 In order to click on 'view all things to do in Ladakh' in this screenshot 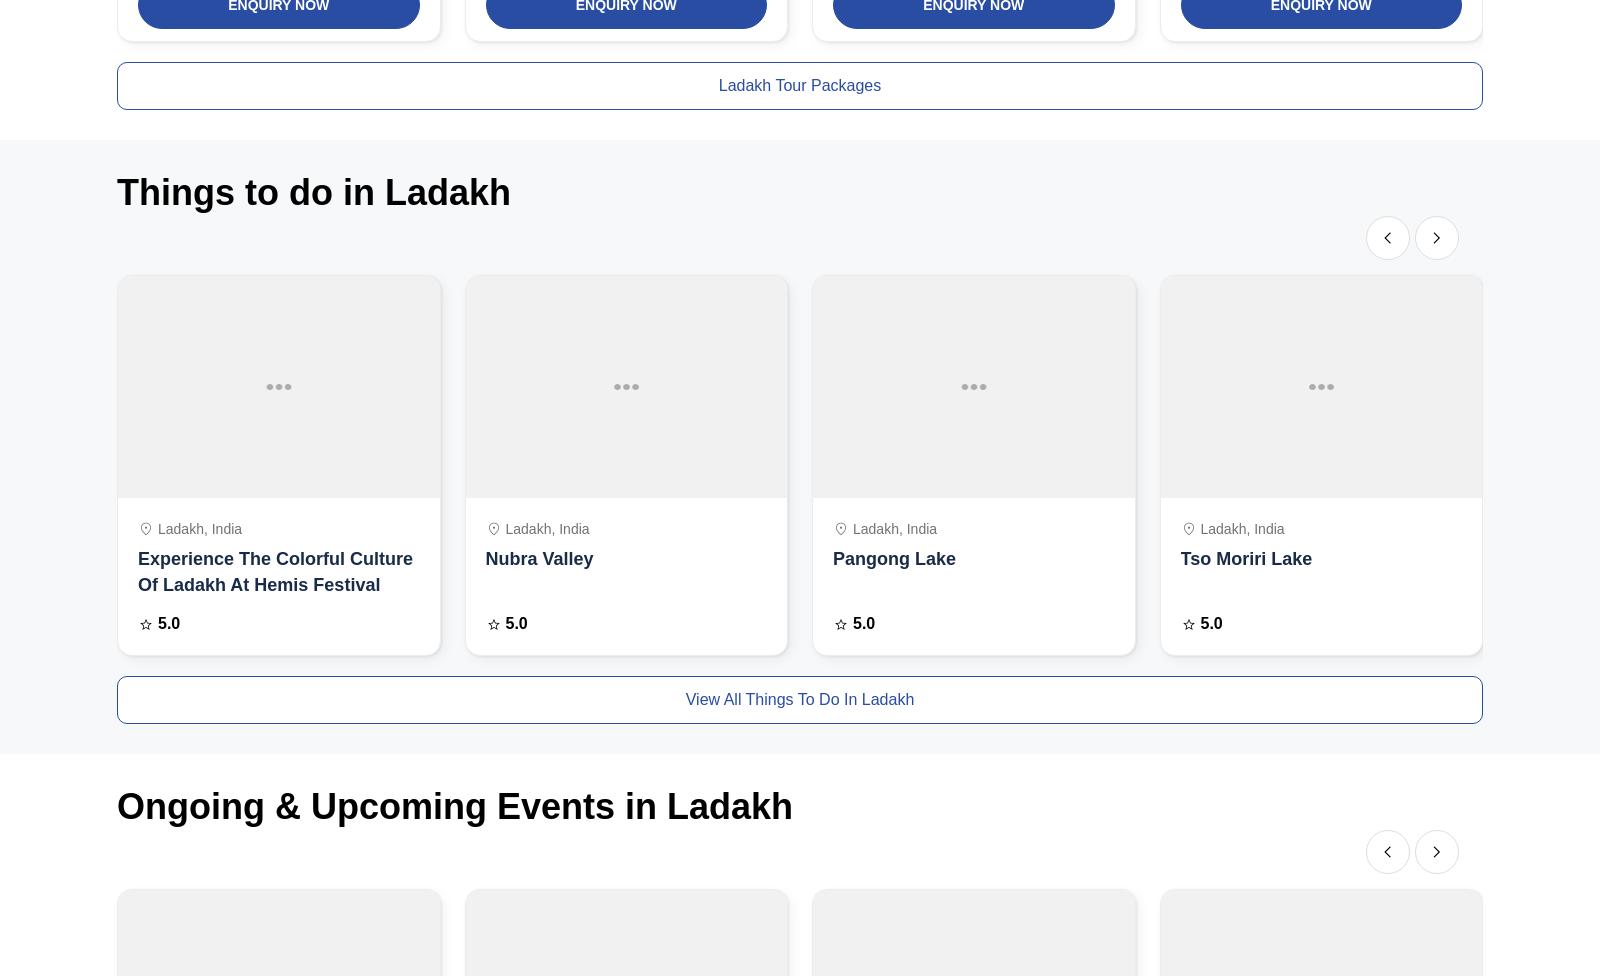, I will do `click(799, 698)`.